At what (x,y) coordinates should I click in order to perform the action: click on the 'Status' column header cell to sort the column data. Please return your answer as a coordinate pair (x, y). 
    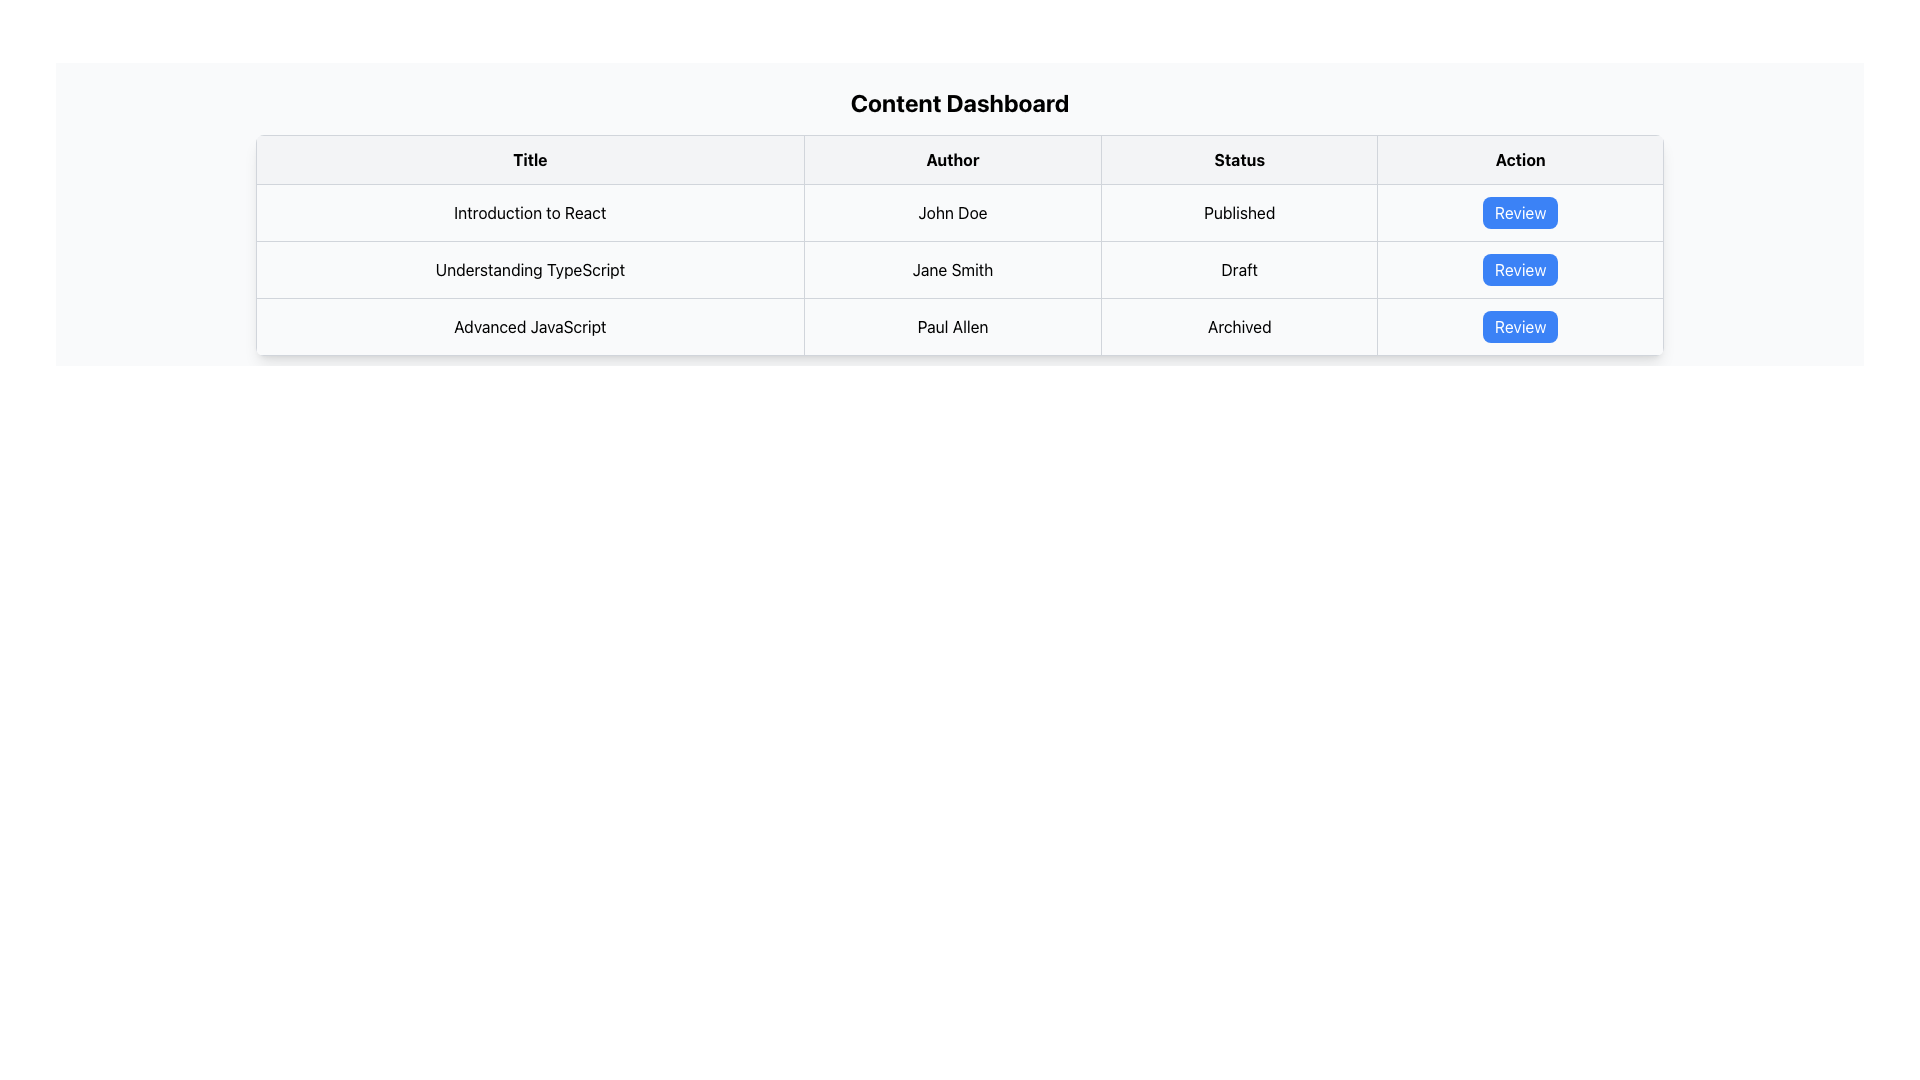
    Looking at the image, I should click on (1237, 158).